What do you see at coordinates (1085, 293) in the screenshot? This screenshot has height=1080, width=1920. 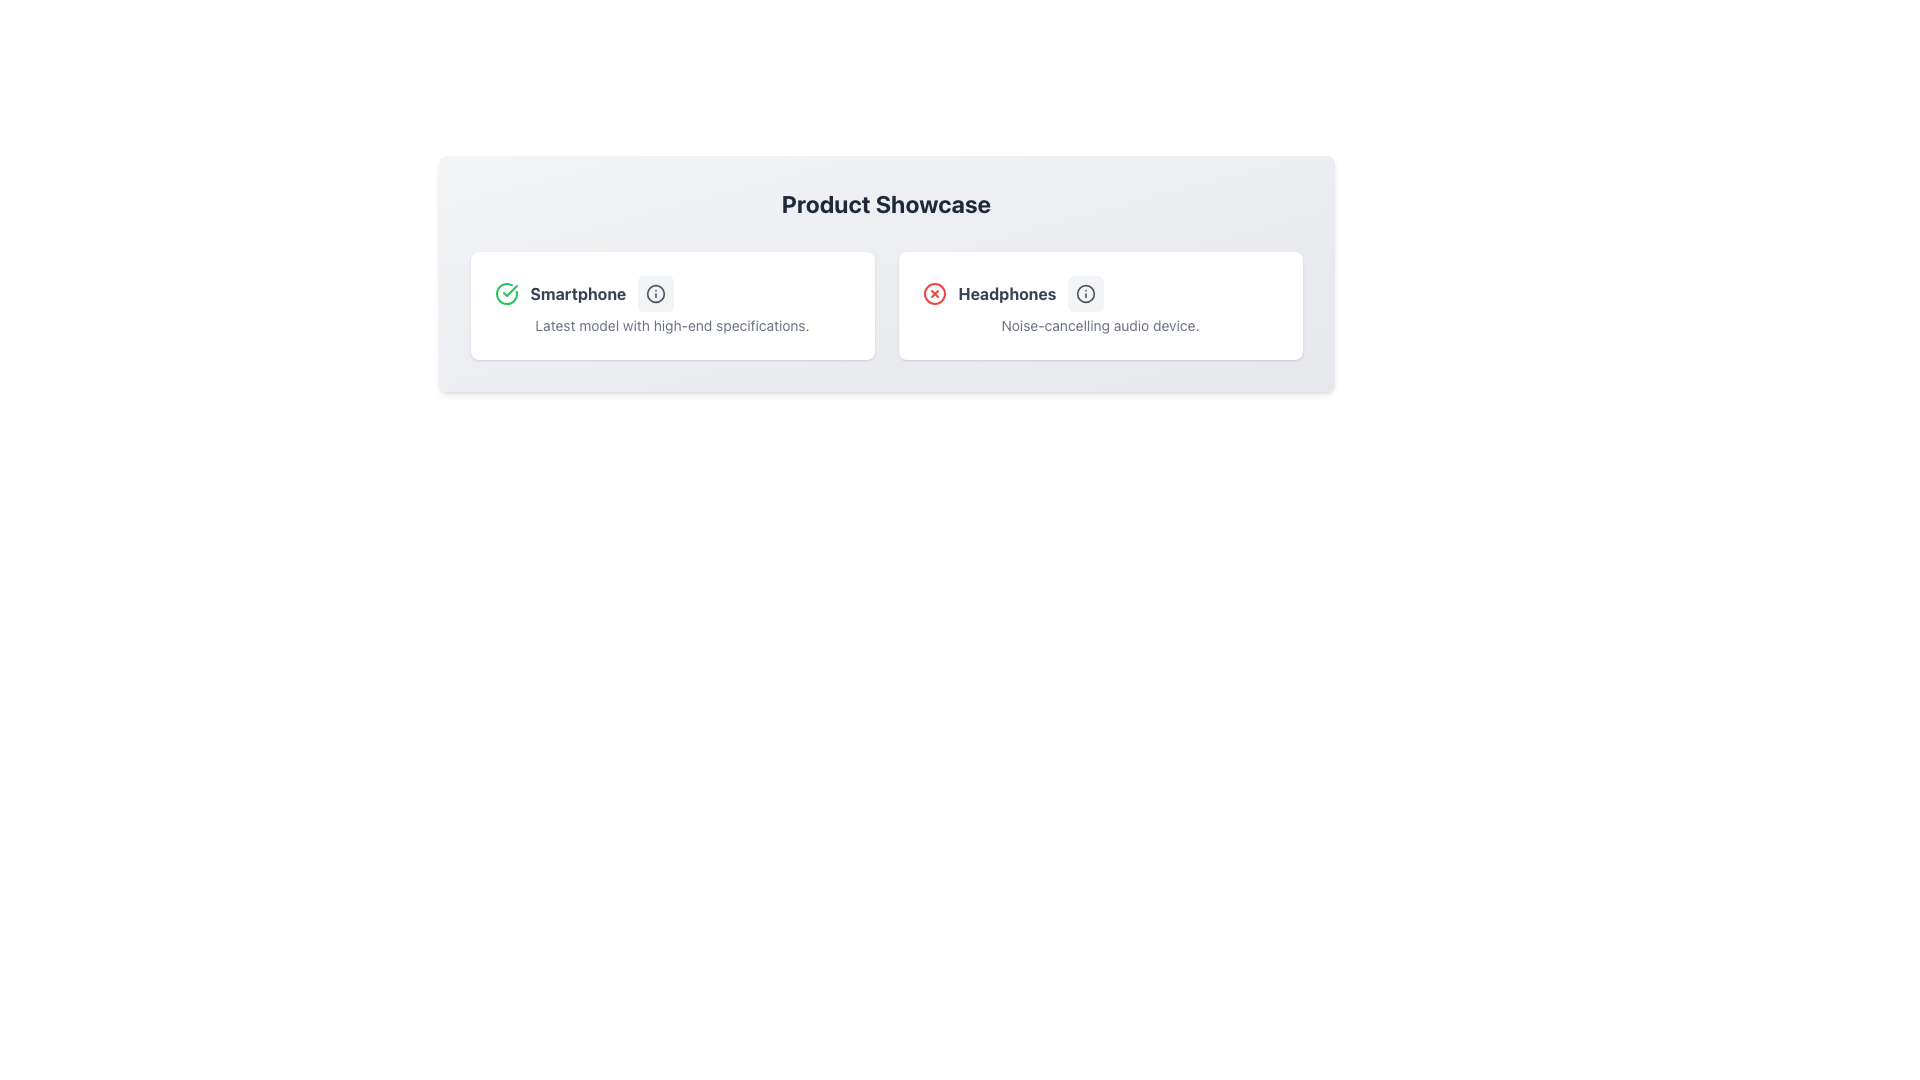 I see `the informational icon button in the 'Headphones' row of the 'Product Showcase' section` at bounding box center [1085, 293].